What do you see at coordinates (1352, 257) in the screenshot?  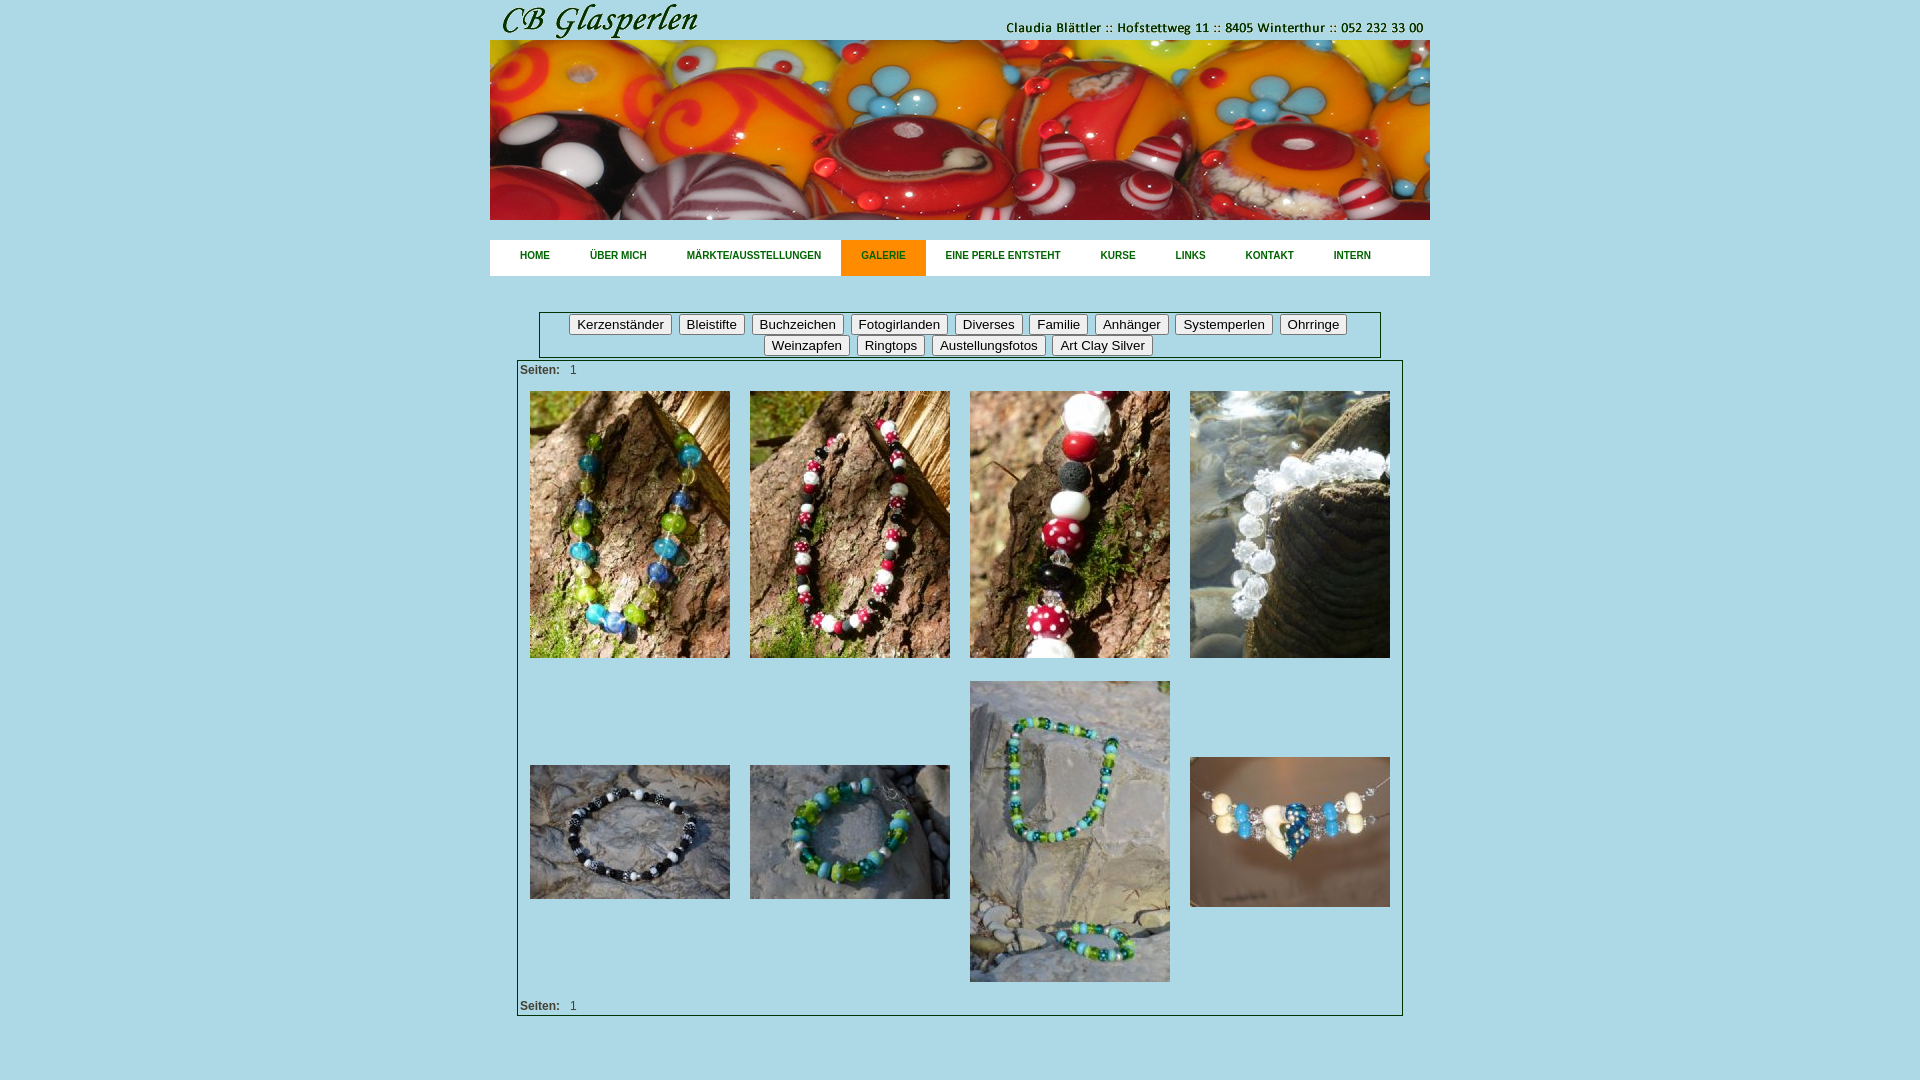 I see `'INTERN'` at bounding box center [1352, 257].